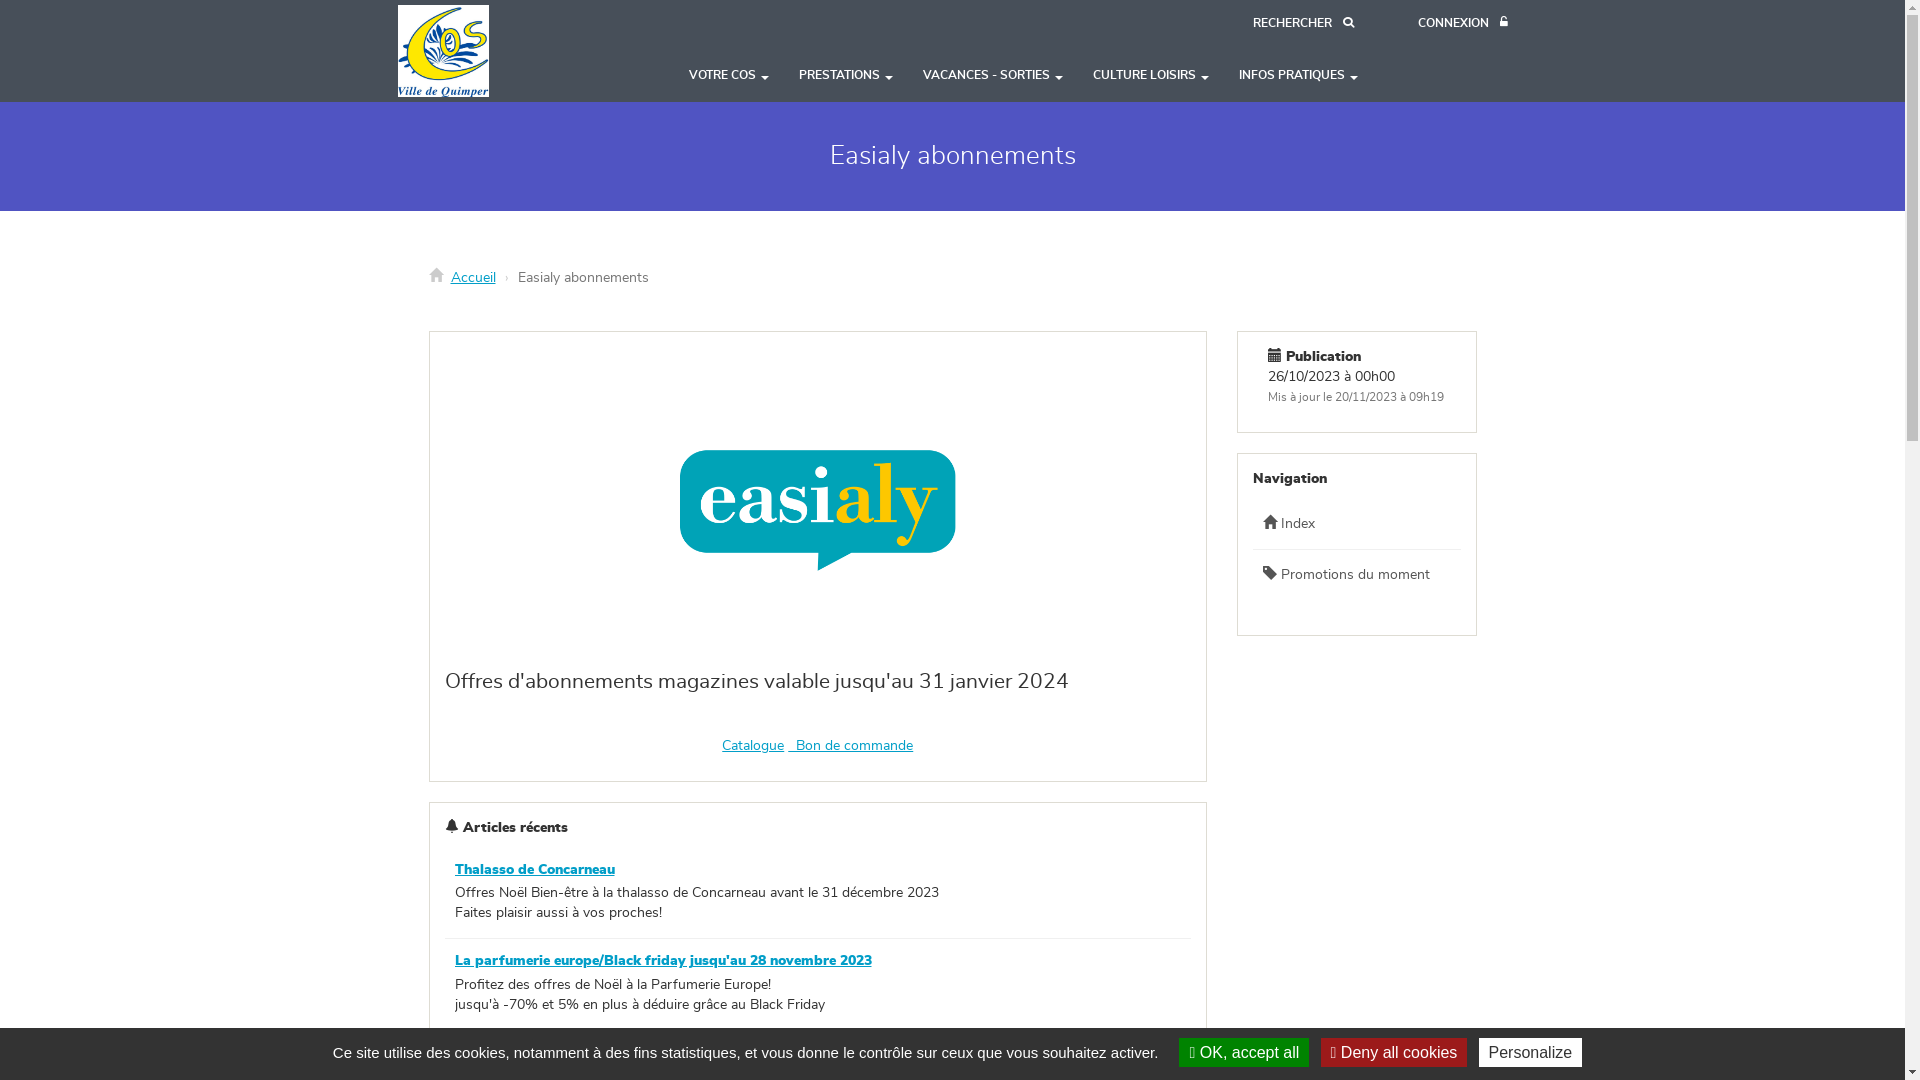 This screenshot has width=1920, height=1080. What do you see at coordinates (1393, 1051) in the screenshot?
I see `'Deny all cookies'` at bounding box center [1393, 1051].